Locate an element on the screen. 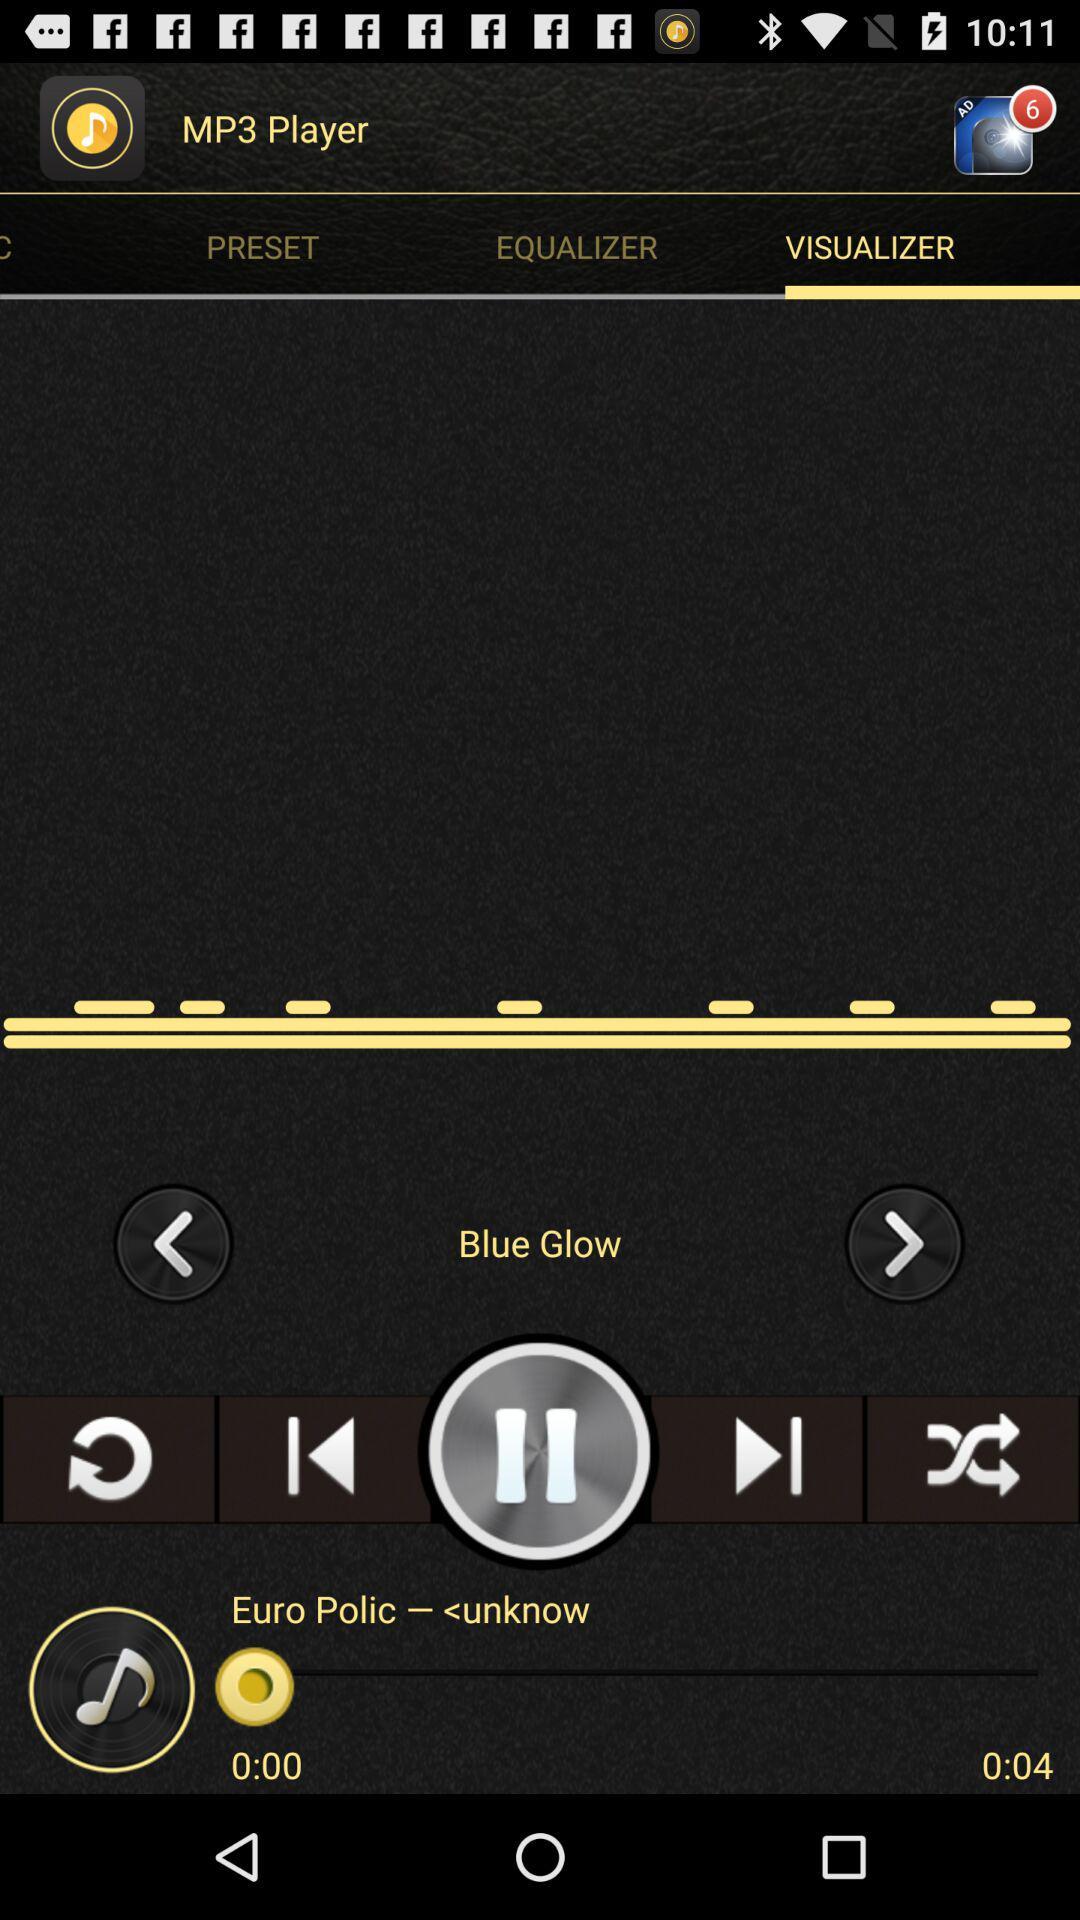  the app below the blue glow item is located at coordinates (538, 1452).